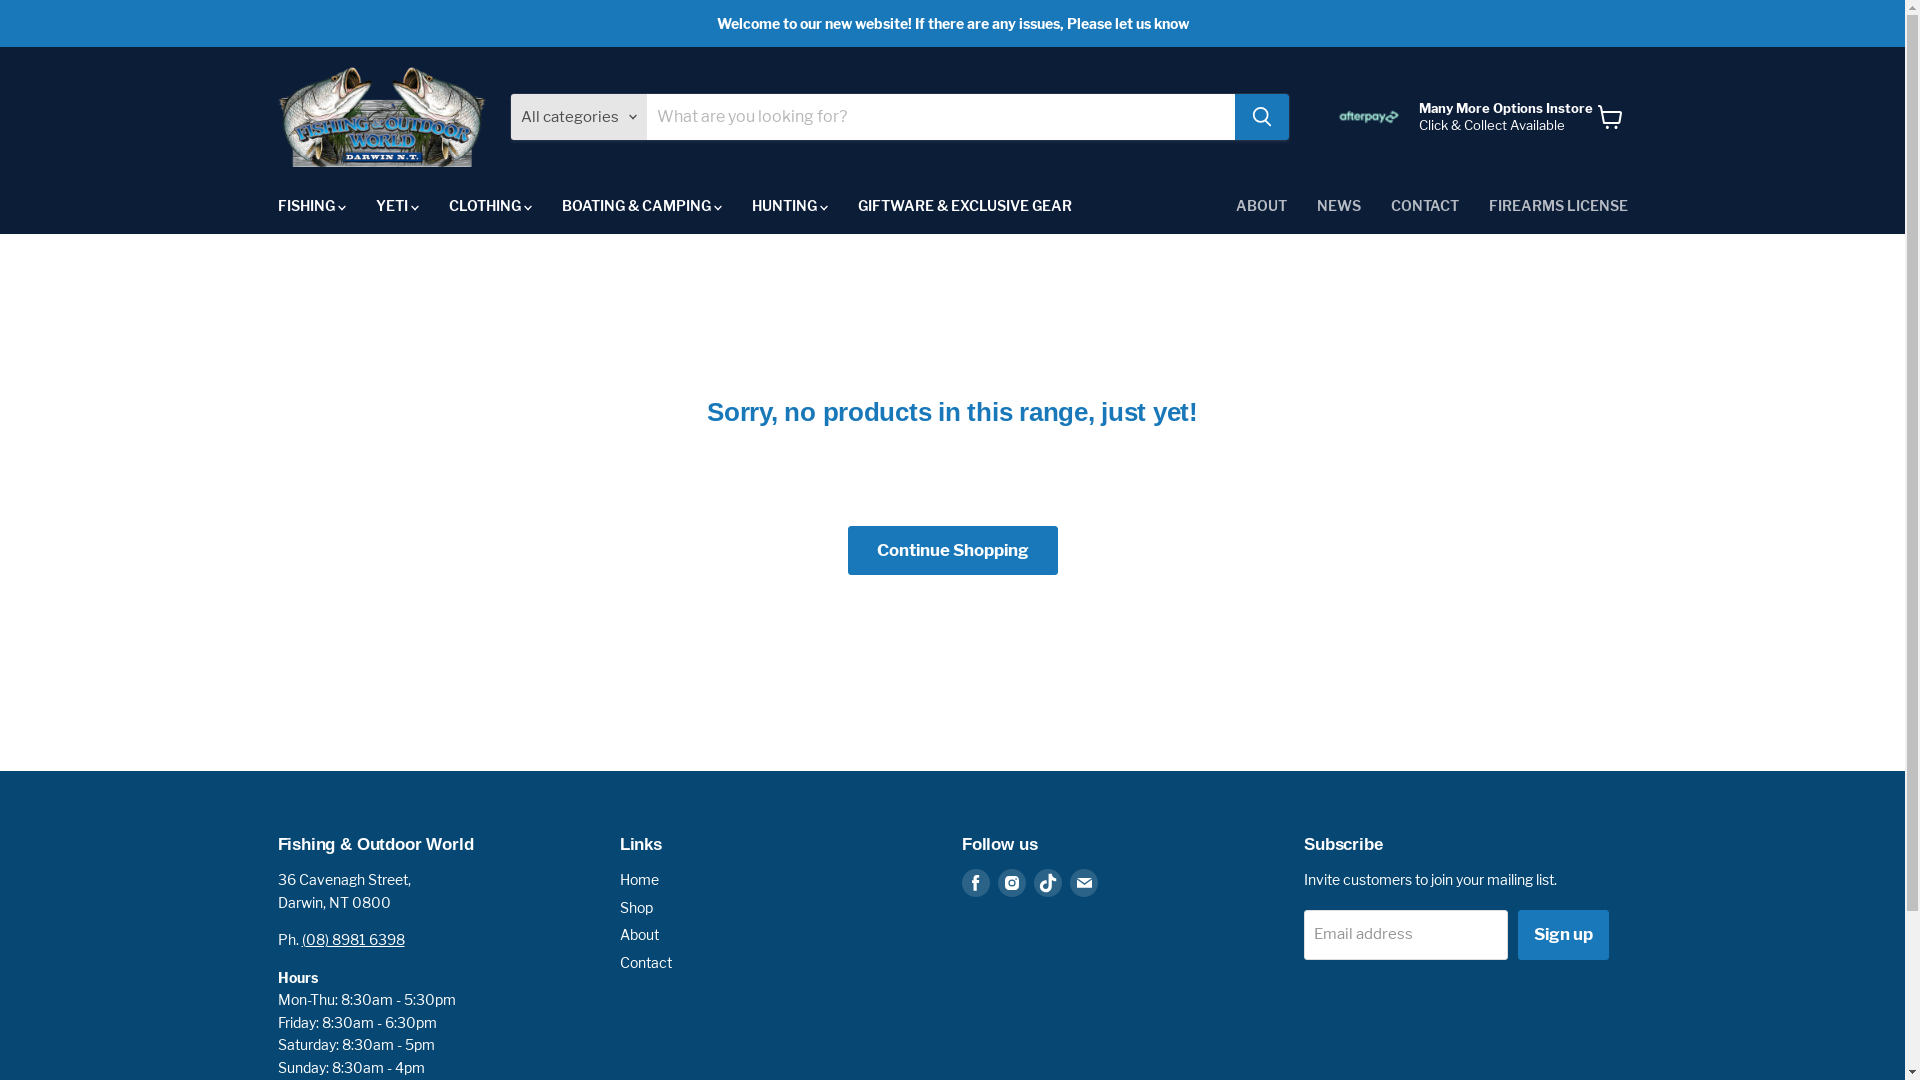 The width and height of the screenshot is (1920, 1080). Describe the element at coordinates (848, 550) in the screenshot. I see `'Continue Shopping'` at that location.